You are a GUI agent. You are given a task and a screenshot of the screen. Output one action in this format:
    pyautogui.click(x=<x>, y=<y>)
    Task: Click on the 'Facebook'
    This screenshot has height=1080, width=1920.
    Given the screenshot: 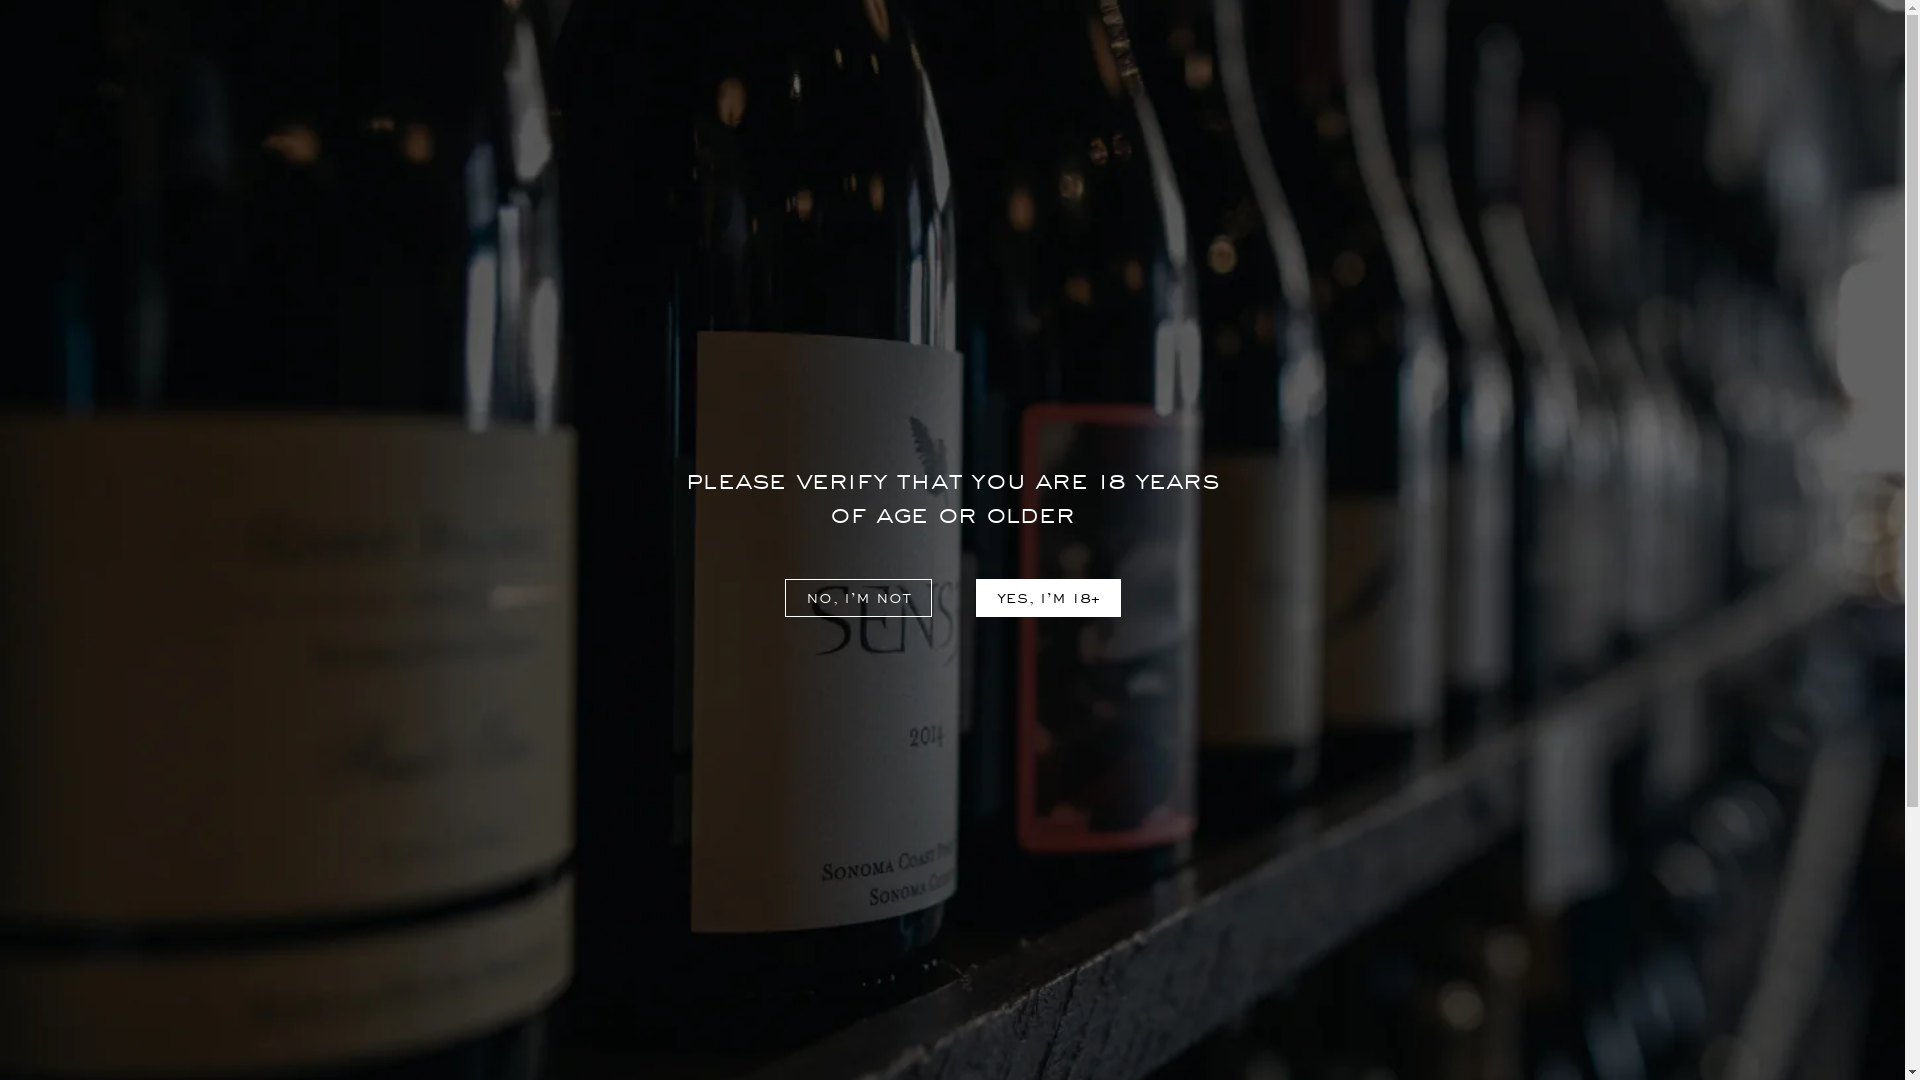 What is the action you would take?
    pyautogui.click(x=1334, y=907)
    